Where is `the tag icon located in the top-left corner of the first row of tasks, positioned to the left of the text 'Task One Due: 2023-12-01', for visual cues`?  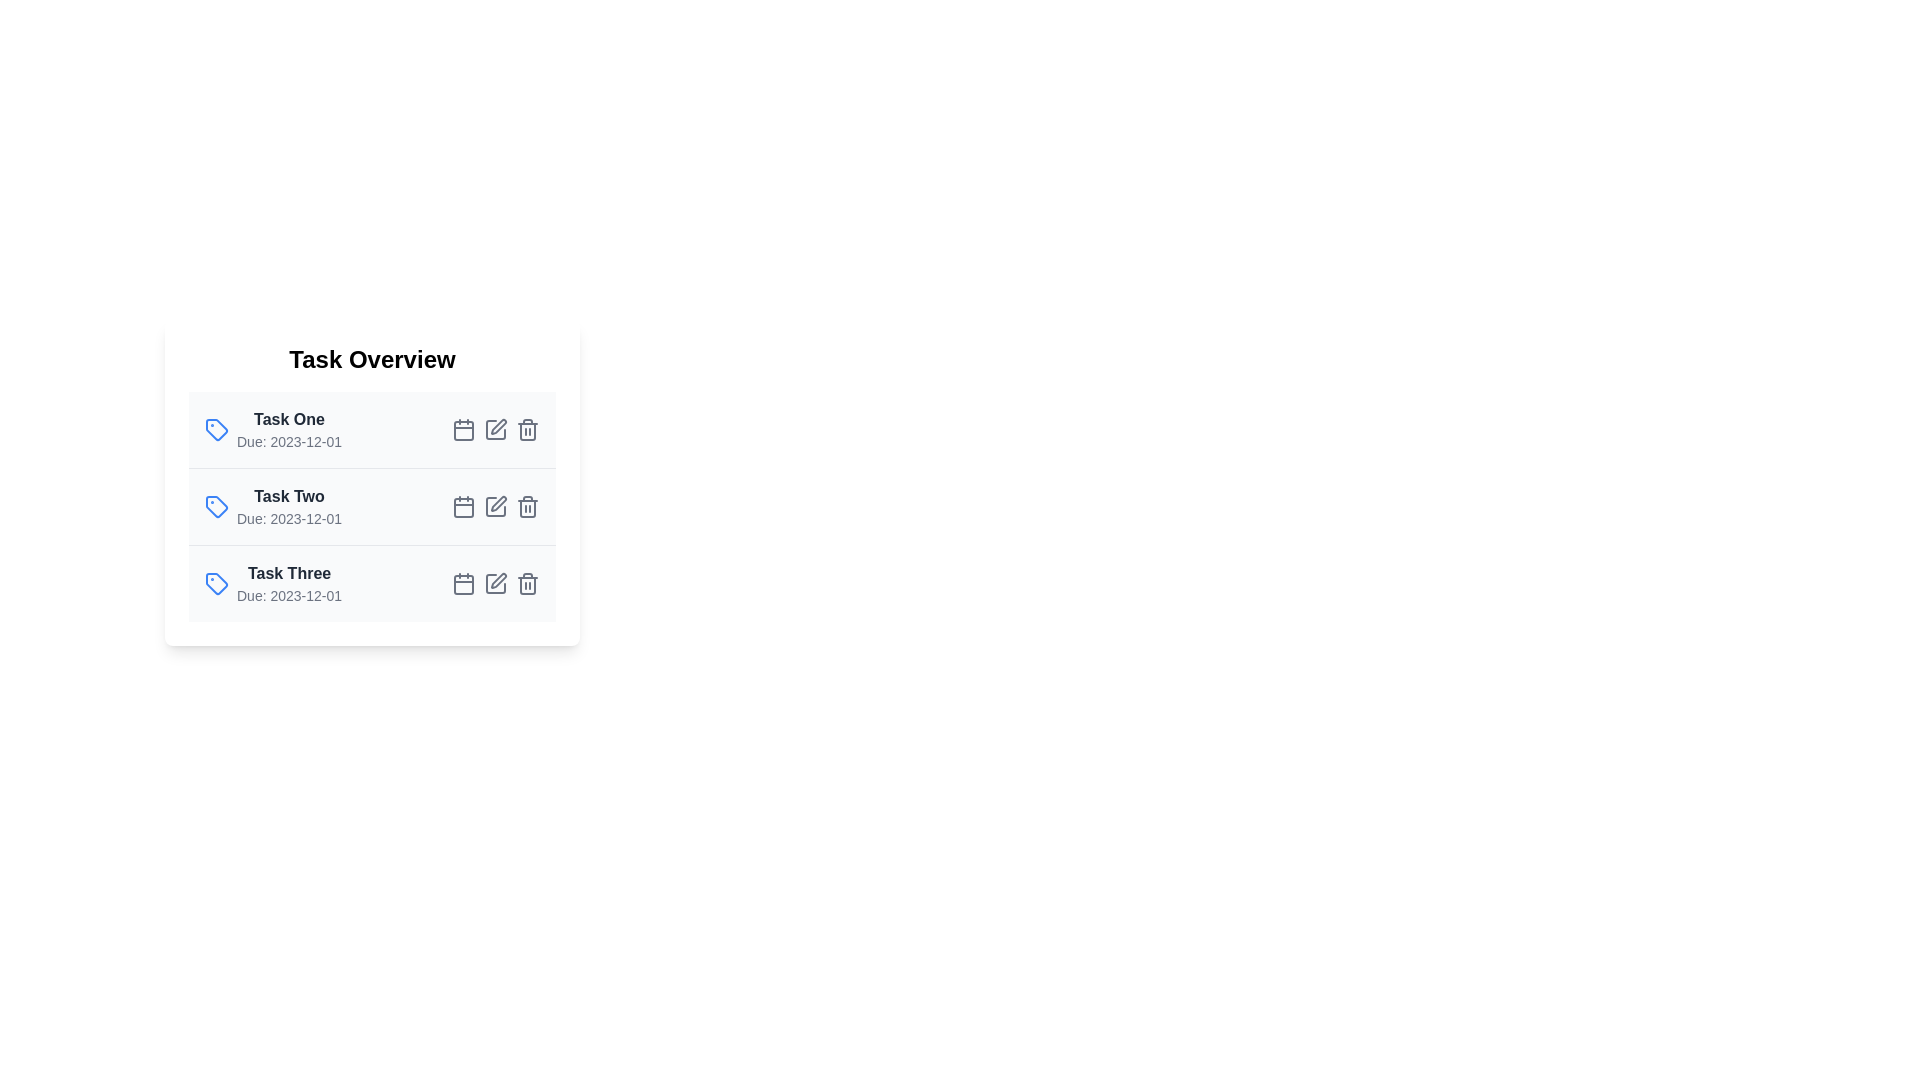 the tag icon located in the top-left corner of the first row of tasks, positioned to the left of the text 'Task One Due: 2023-12-01', for visual cues is located at coordinates (216, 428).